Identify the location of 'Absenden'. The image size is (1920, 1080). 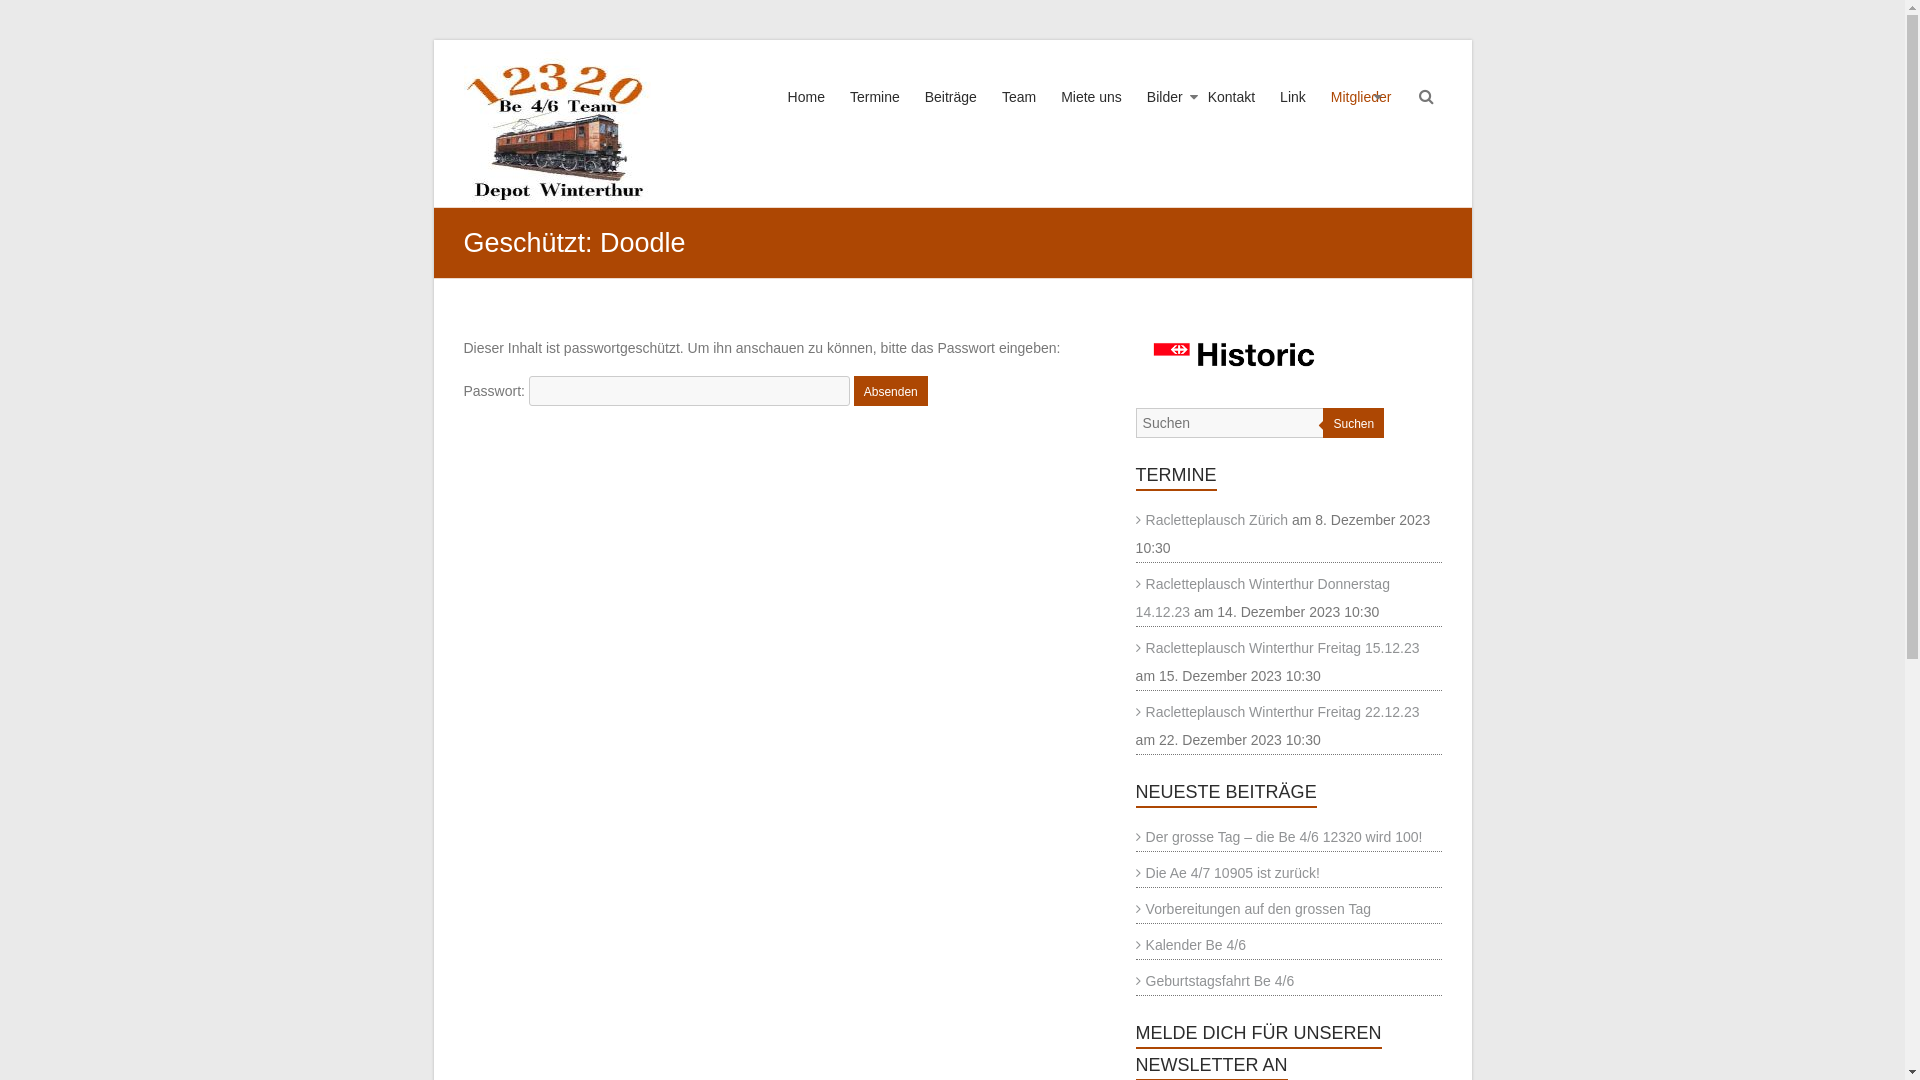
(890, 390).